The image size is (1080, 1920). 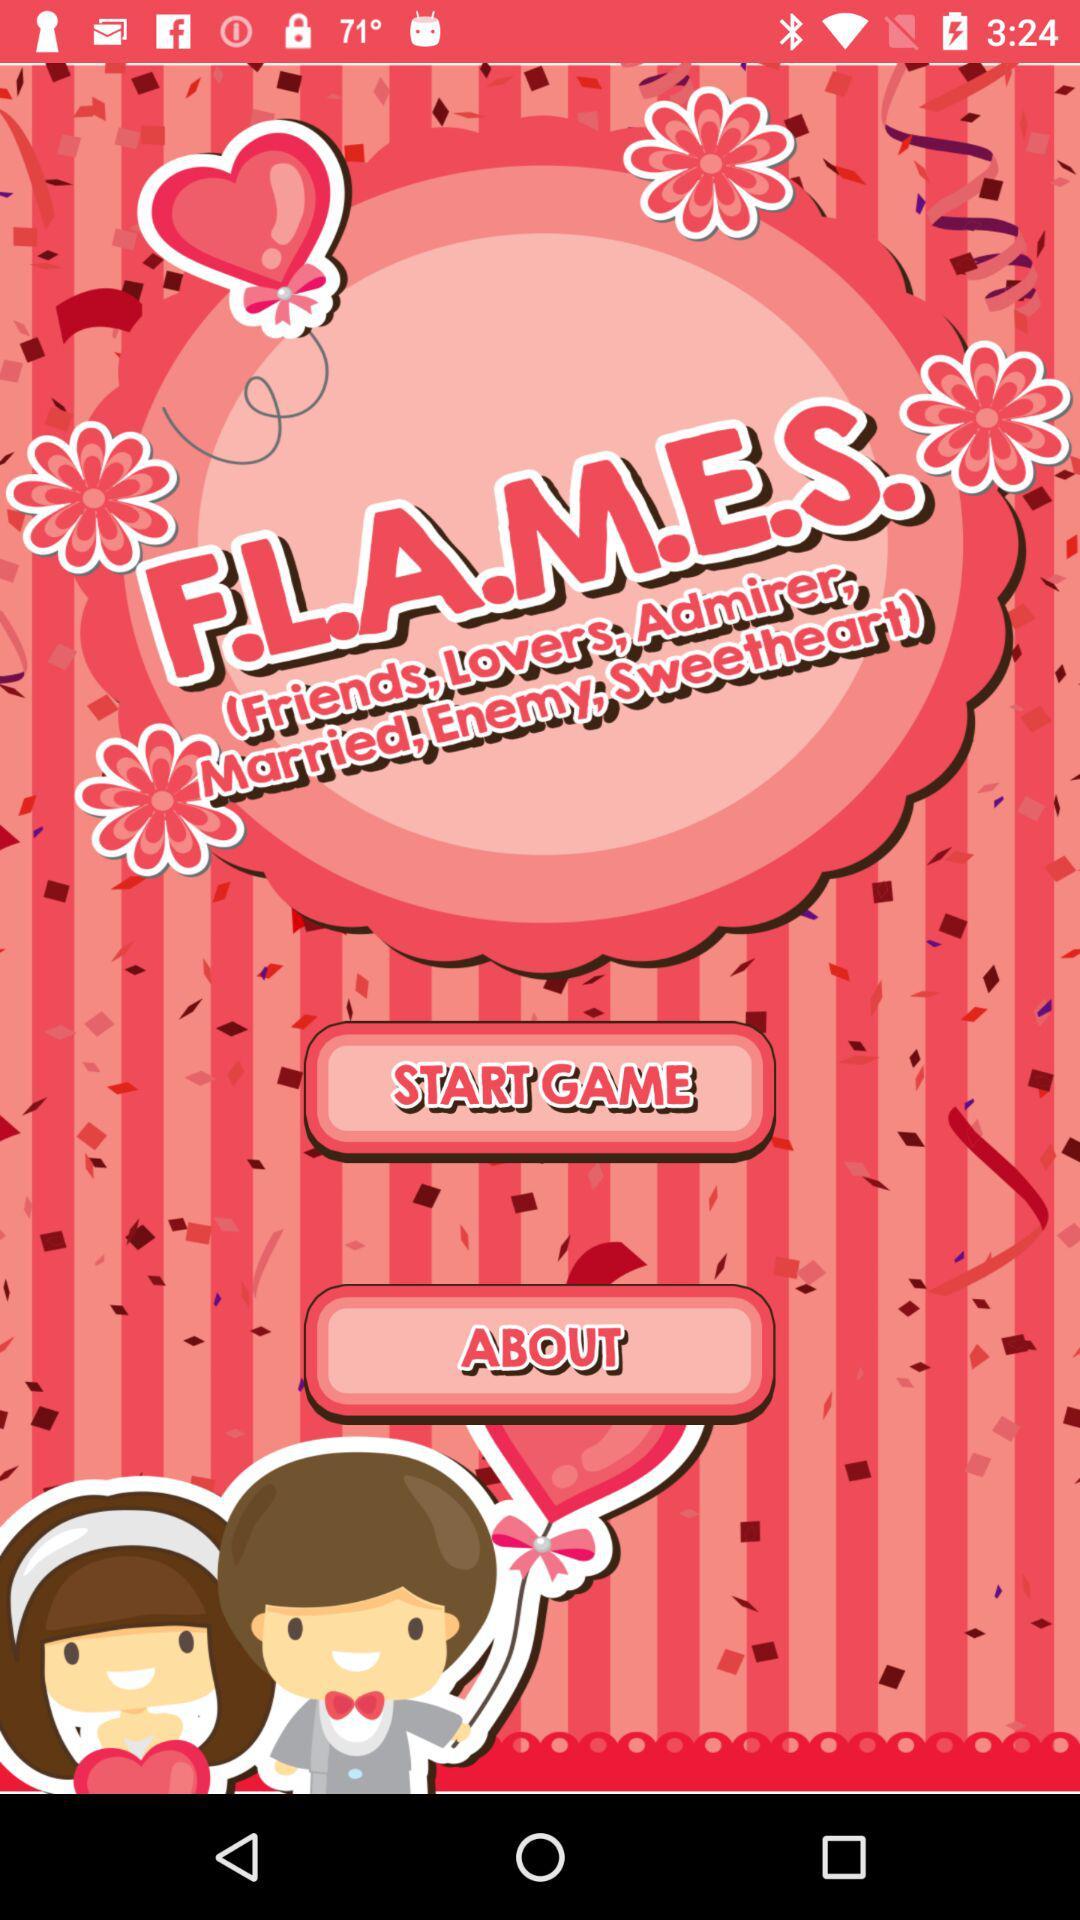 I want to click on get info about app, so click(x=540, y=1354).